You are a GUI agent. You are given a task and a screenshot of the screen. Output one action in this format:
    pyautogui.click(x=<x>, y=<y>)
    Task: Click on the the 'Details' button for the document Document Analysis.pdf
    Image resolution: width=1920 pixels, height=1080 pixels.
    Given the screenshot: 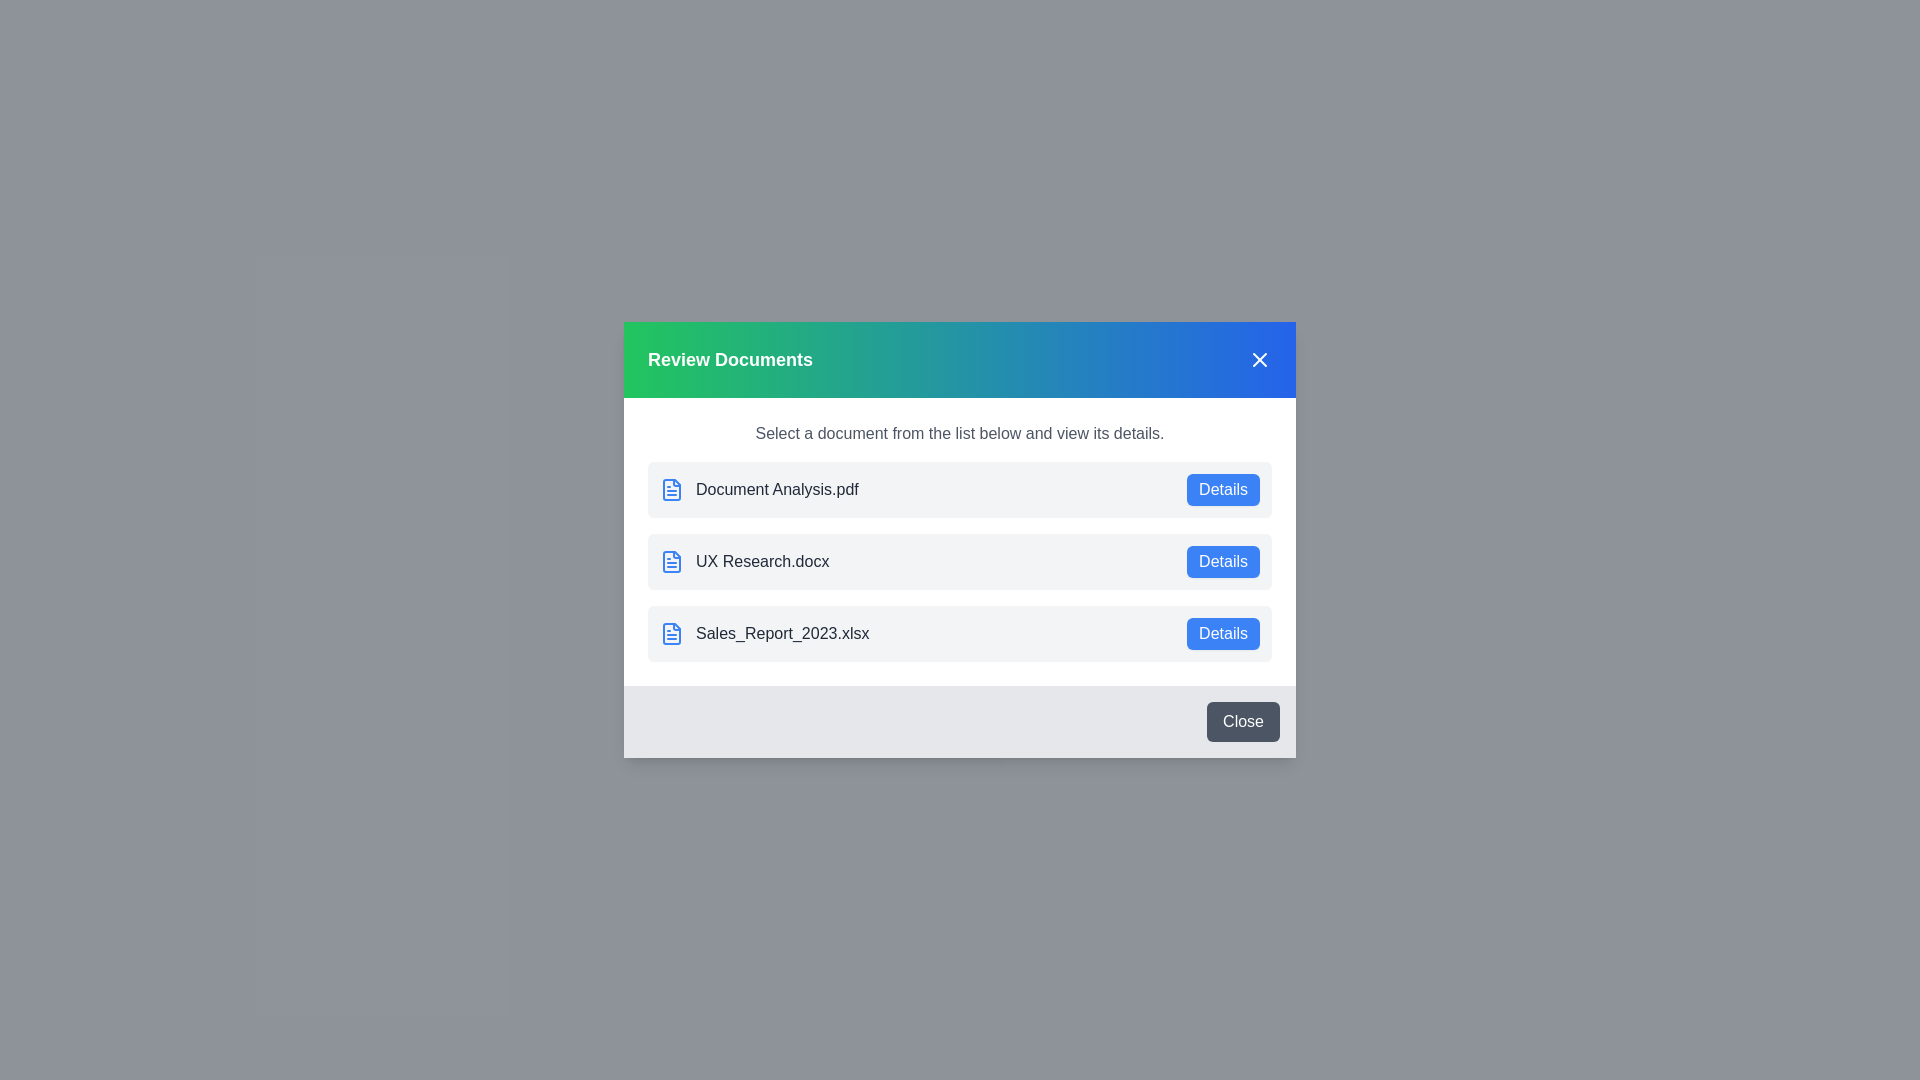 What is the action you would take?
    pyautogui.click(x=1222, y=489)
    